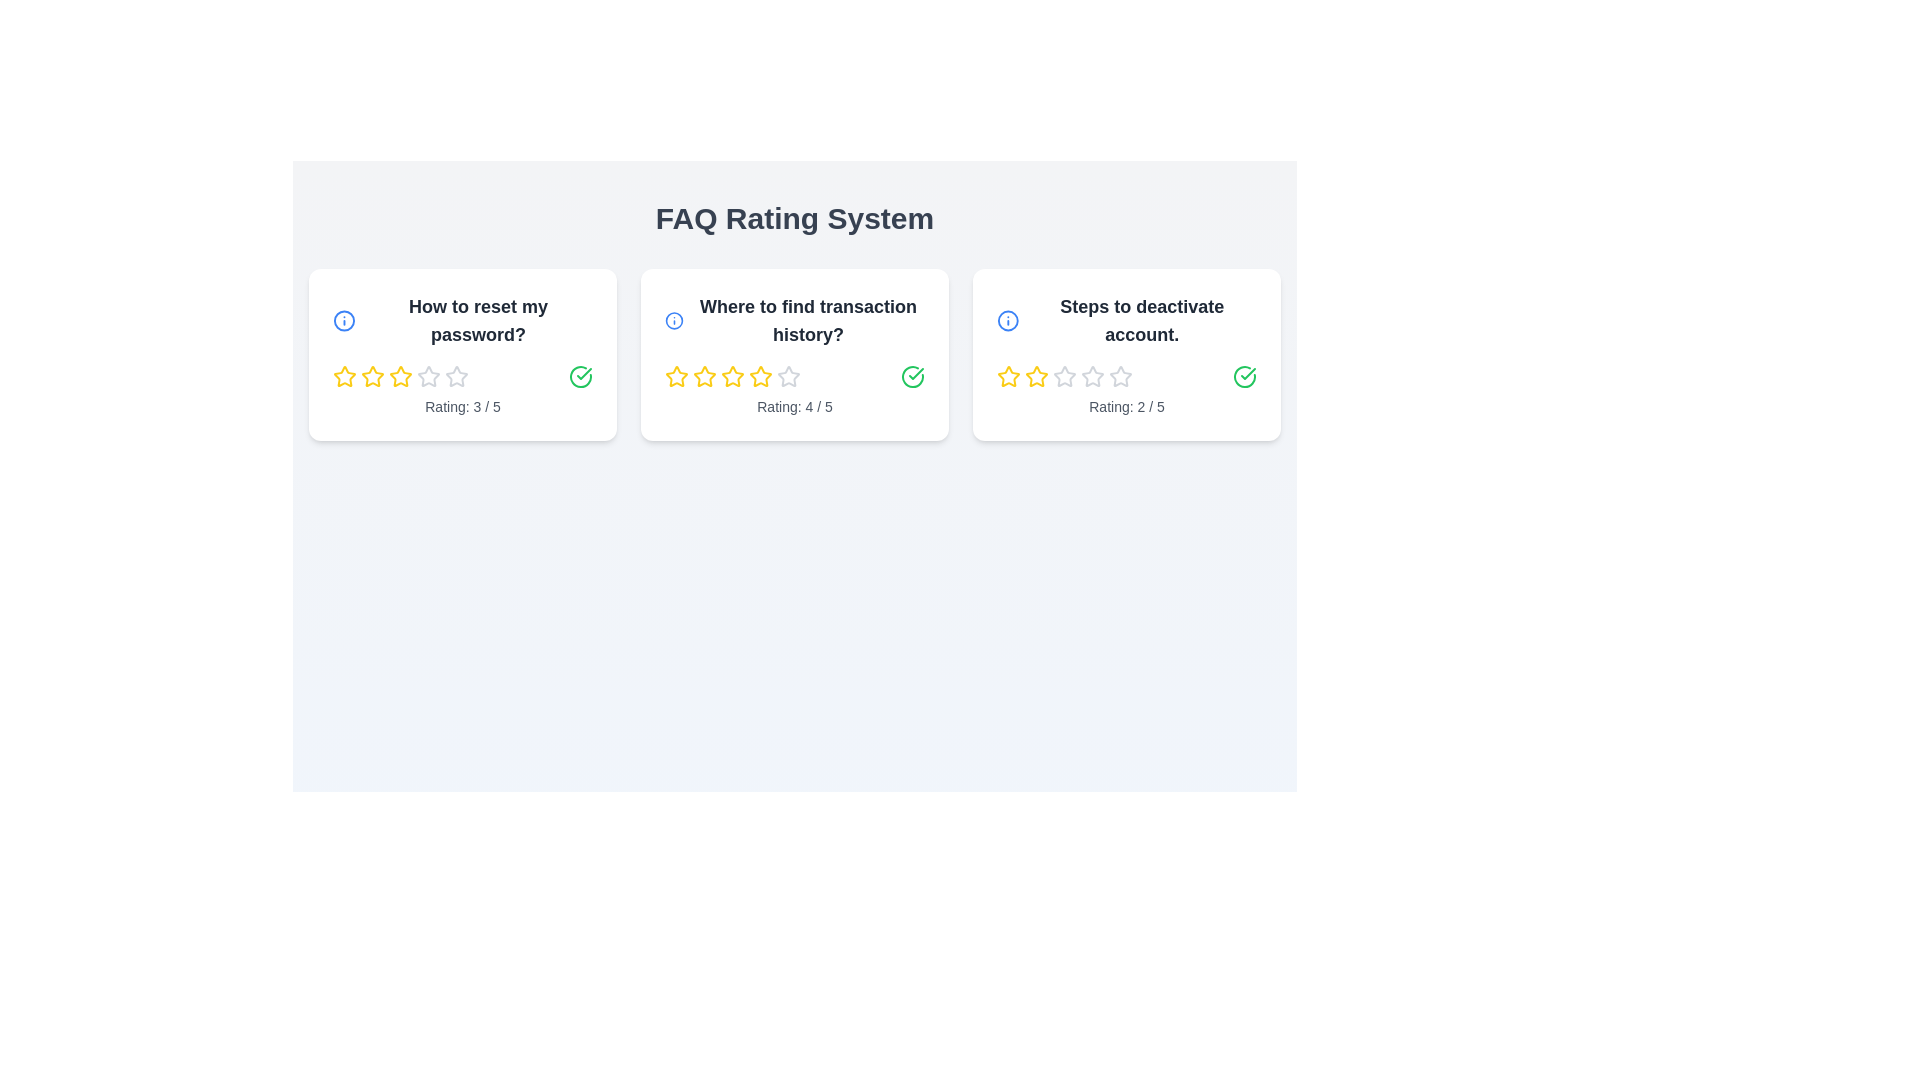 The image size is (1920, 1080). What do you see at coordinates (794, 353) in the screenshot?
I see `the FAQ card with the question 'Where to find transaction history?'` at bounding box center [794, 353].